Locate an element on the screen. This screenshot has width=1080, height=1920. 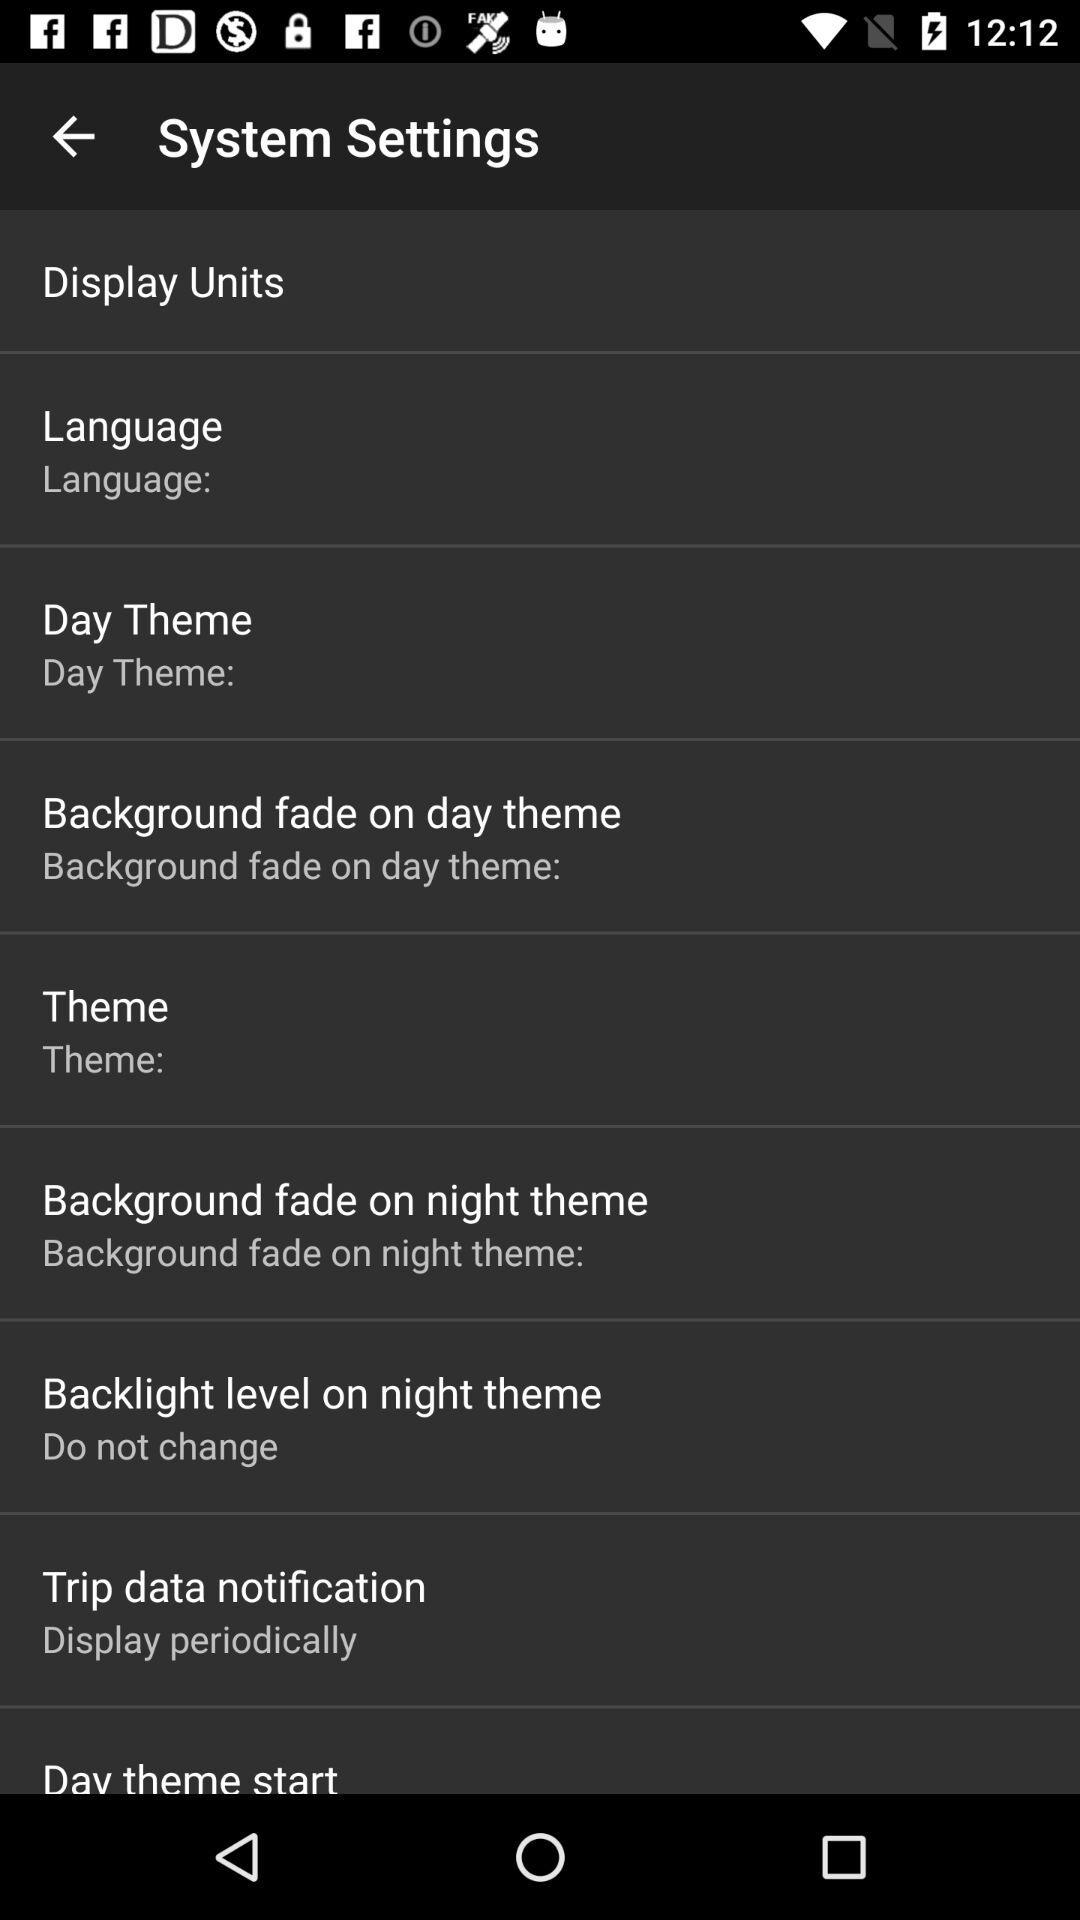
the app next to the system settings icon is located at coordinates (72, 135).